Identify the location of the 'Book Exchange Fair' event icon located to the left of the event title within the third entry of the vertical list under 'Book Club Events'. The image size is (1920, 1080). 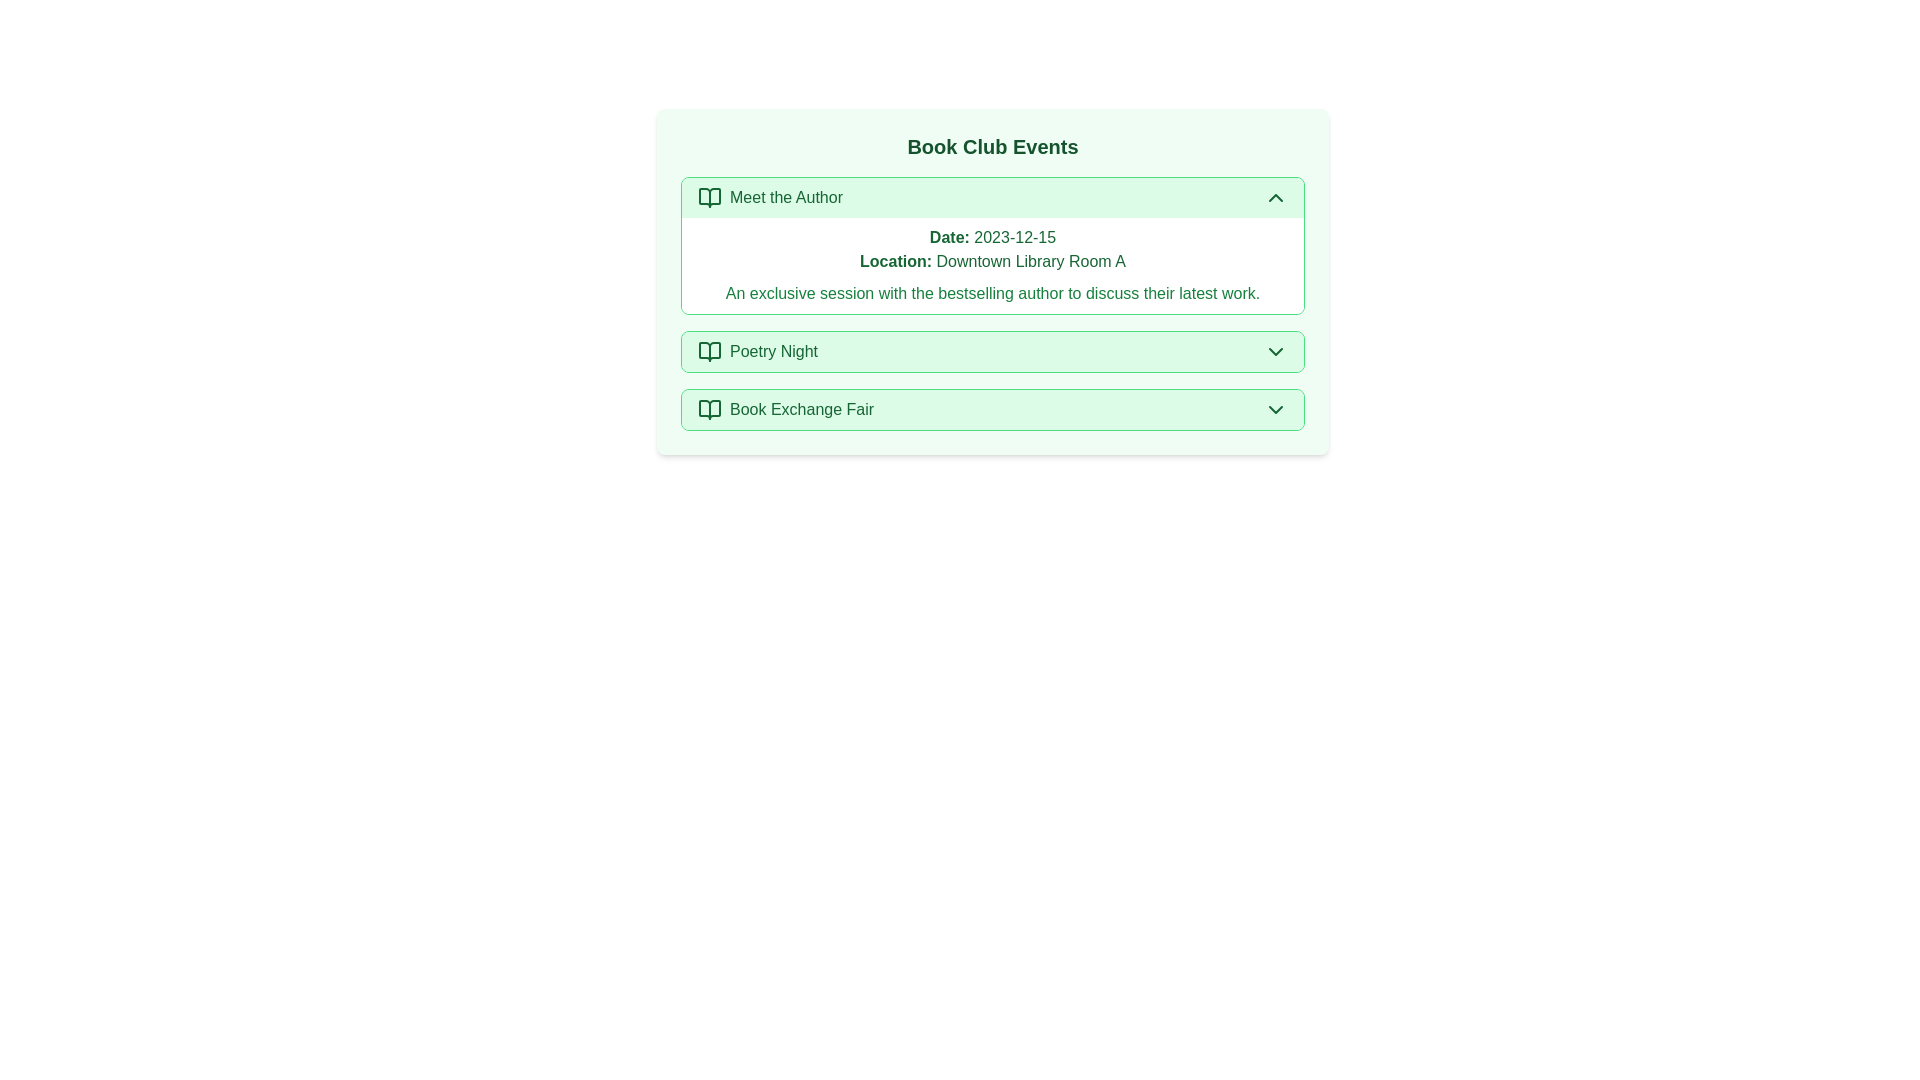
(710, 408).